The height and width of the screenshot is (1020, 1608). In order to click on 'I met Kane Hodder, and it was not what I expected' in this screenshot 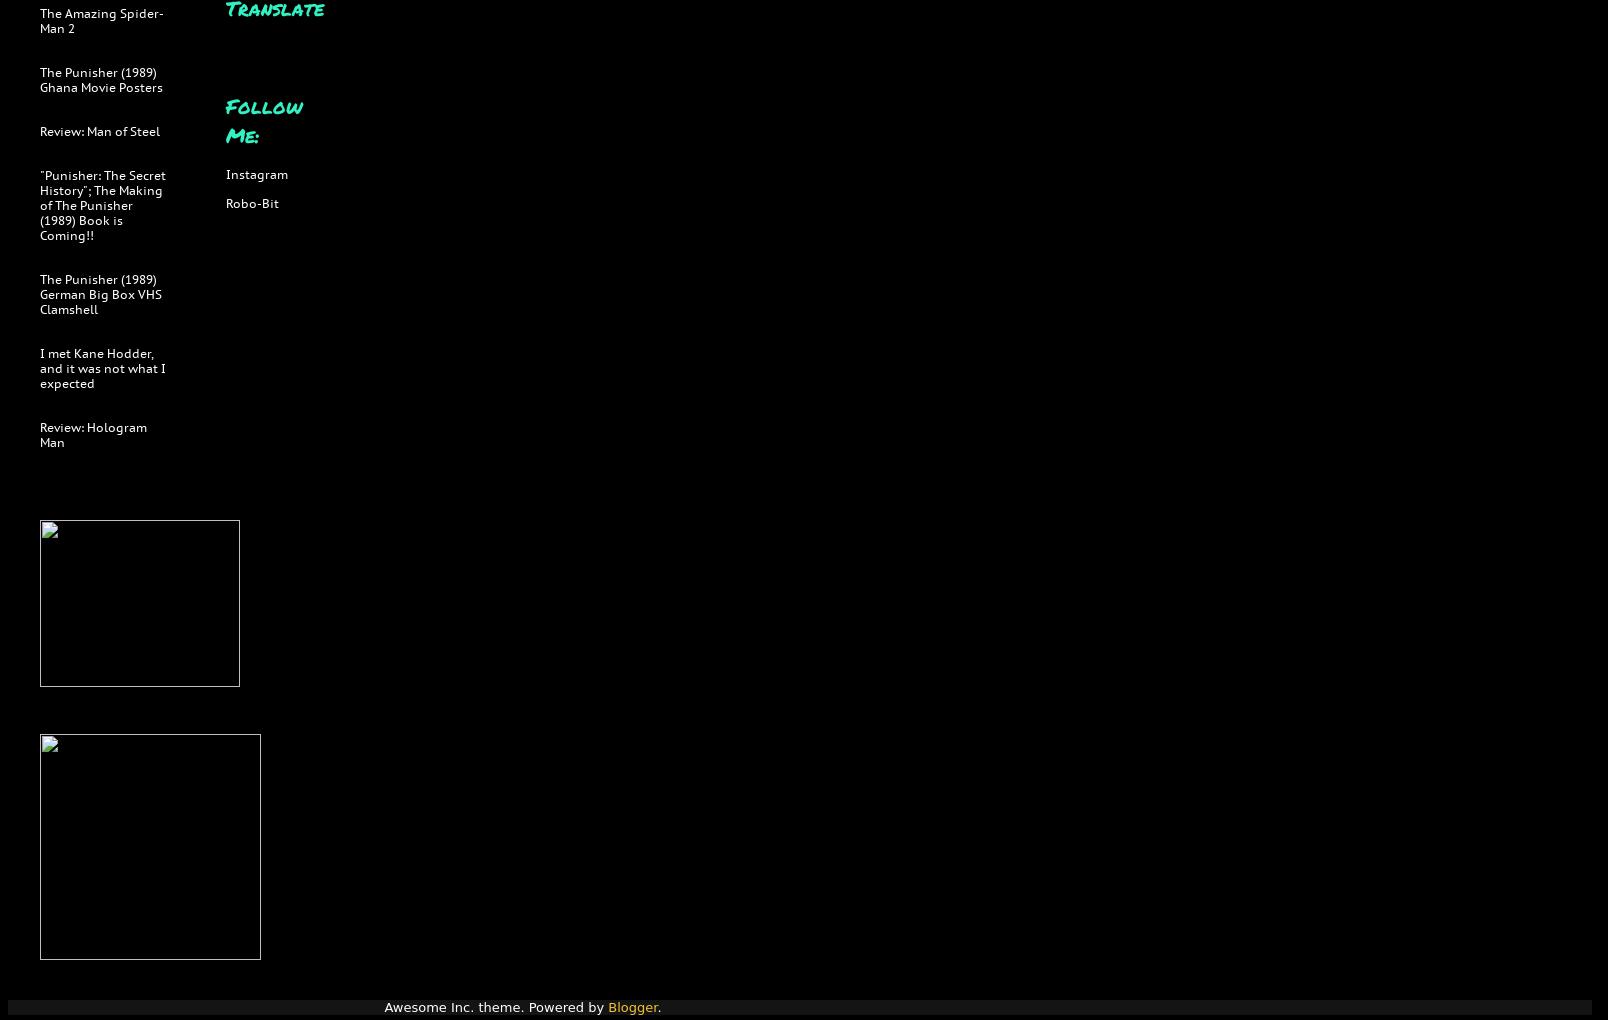, I will do `click(103, 367)`.